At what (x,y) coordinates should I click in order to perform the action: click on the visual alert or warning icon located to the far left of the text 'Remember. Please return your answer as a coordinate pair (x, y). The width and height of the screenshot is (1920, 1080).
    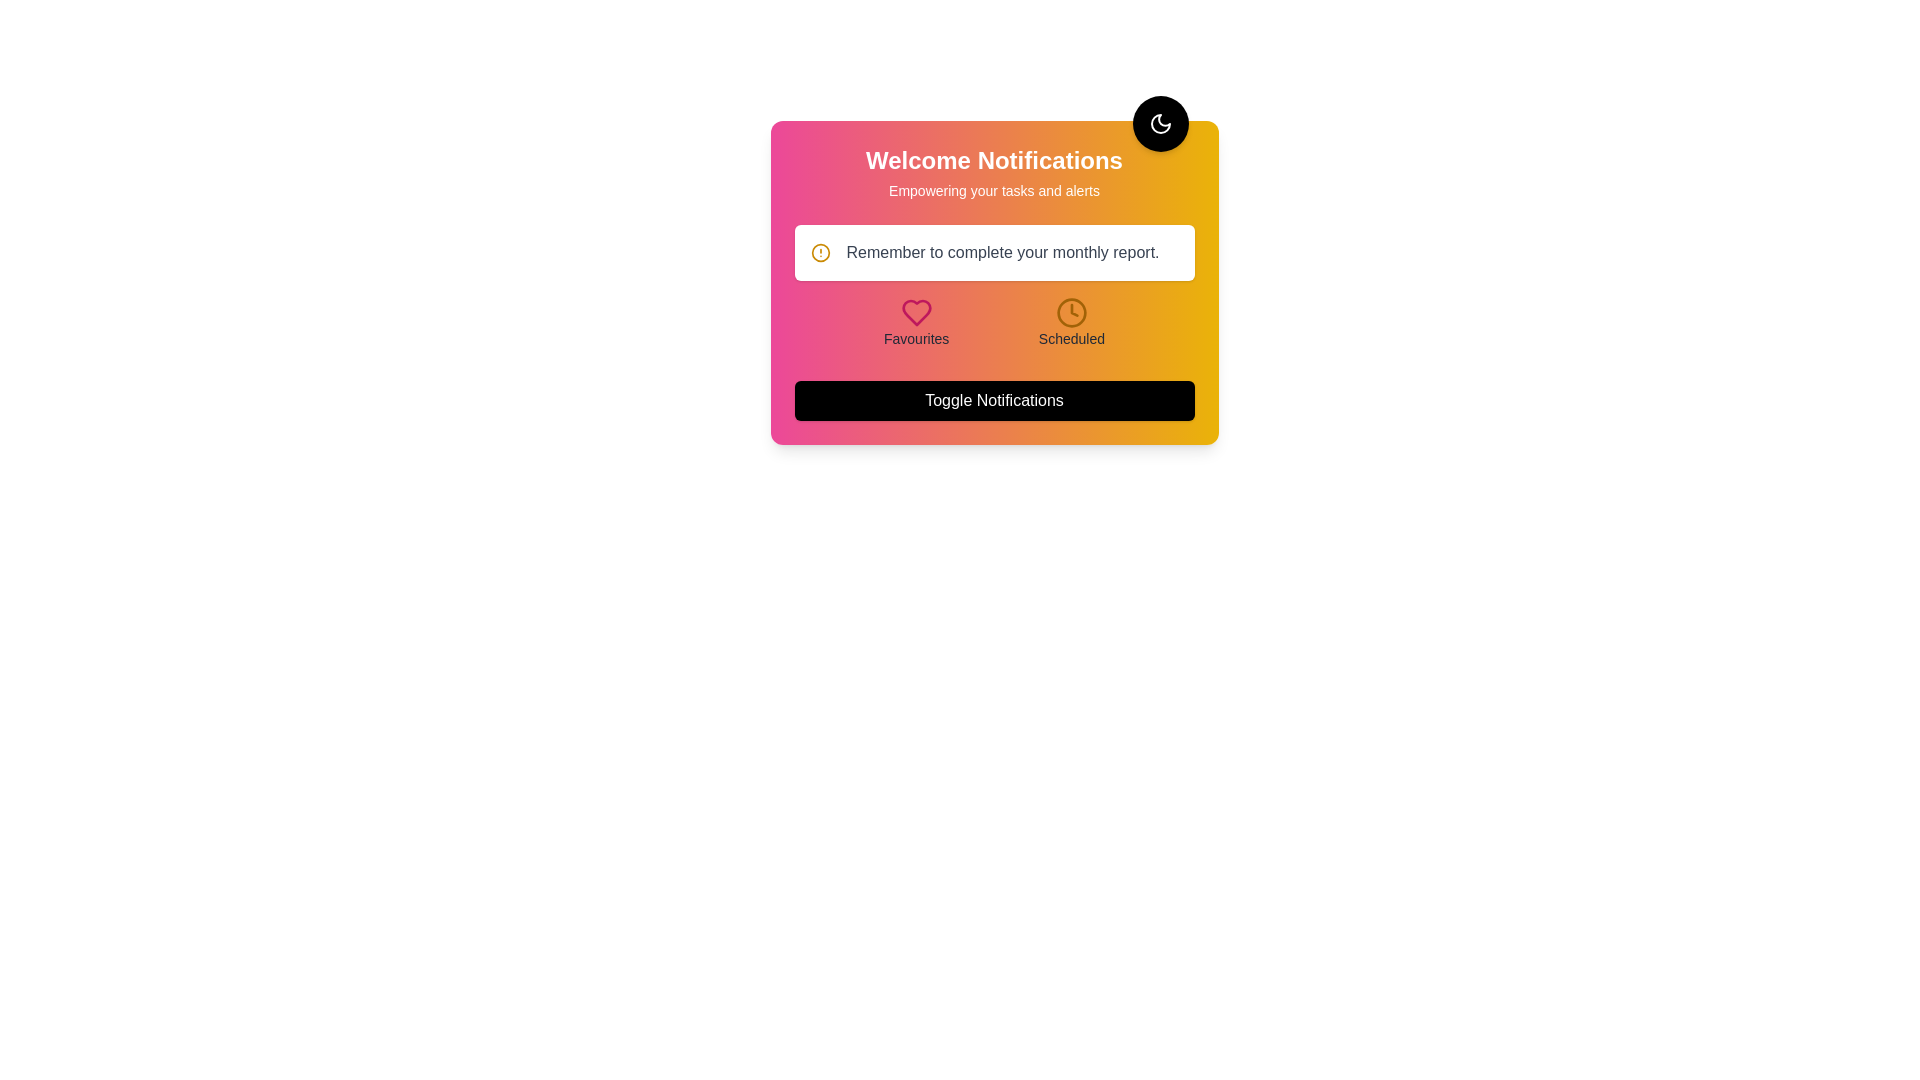
    Looking at the image, I should click on (820, 252).